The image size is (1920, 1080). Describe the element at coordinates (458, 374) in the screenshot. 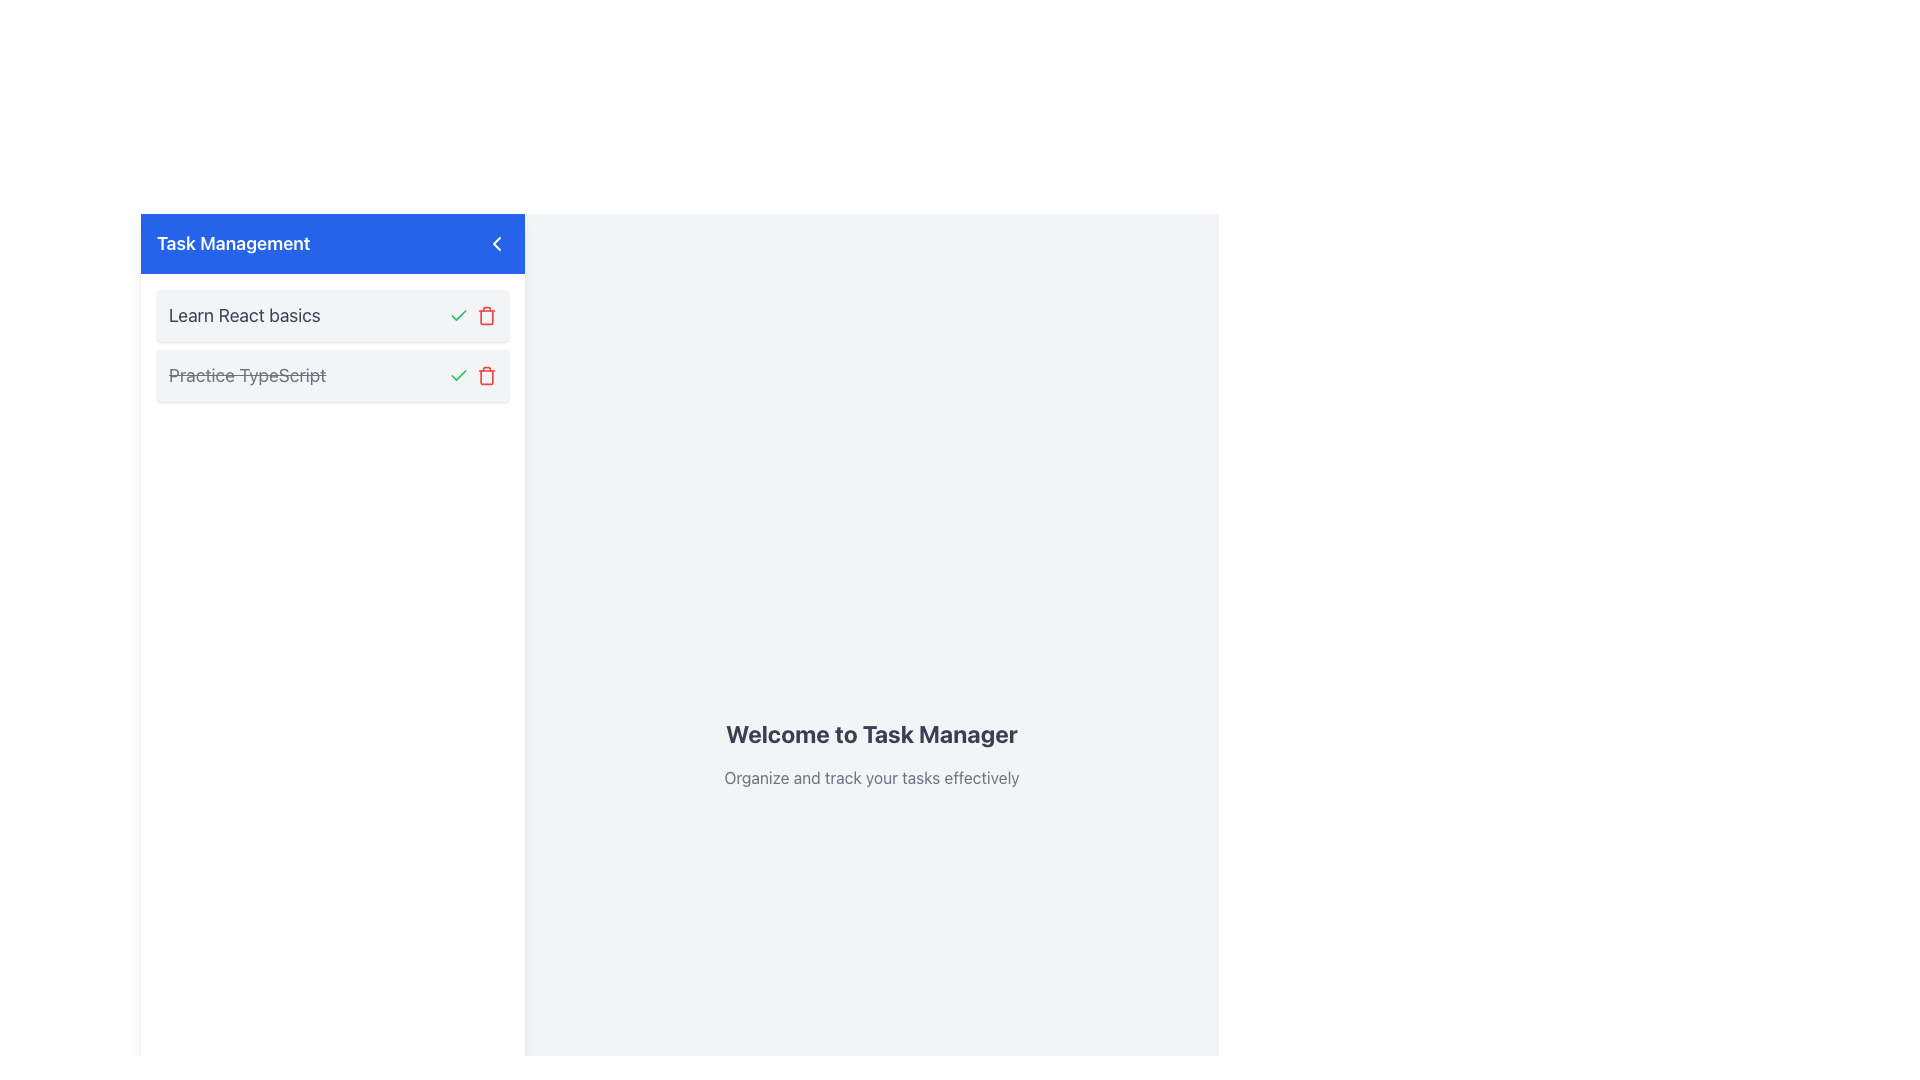

I see `the green checkmark icon that represents a completed task, located to the right of the 'Learn React basics' text label in the task pane` at that location.